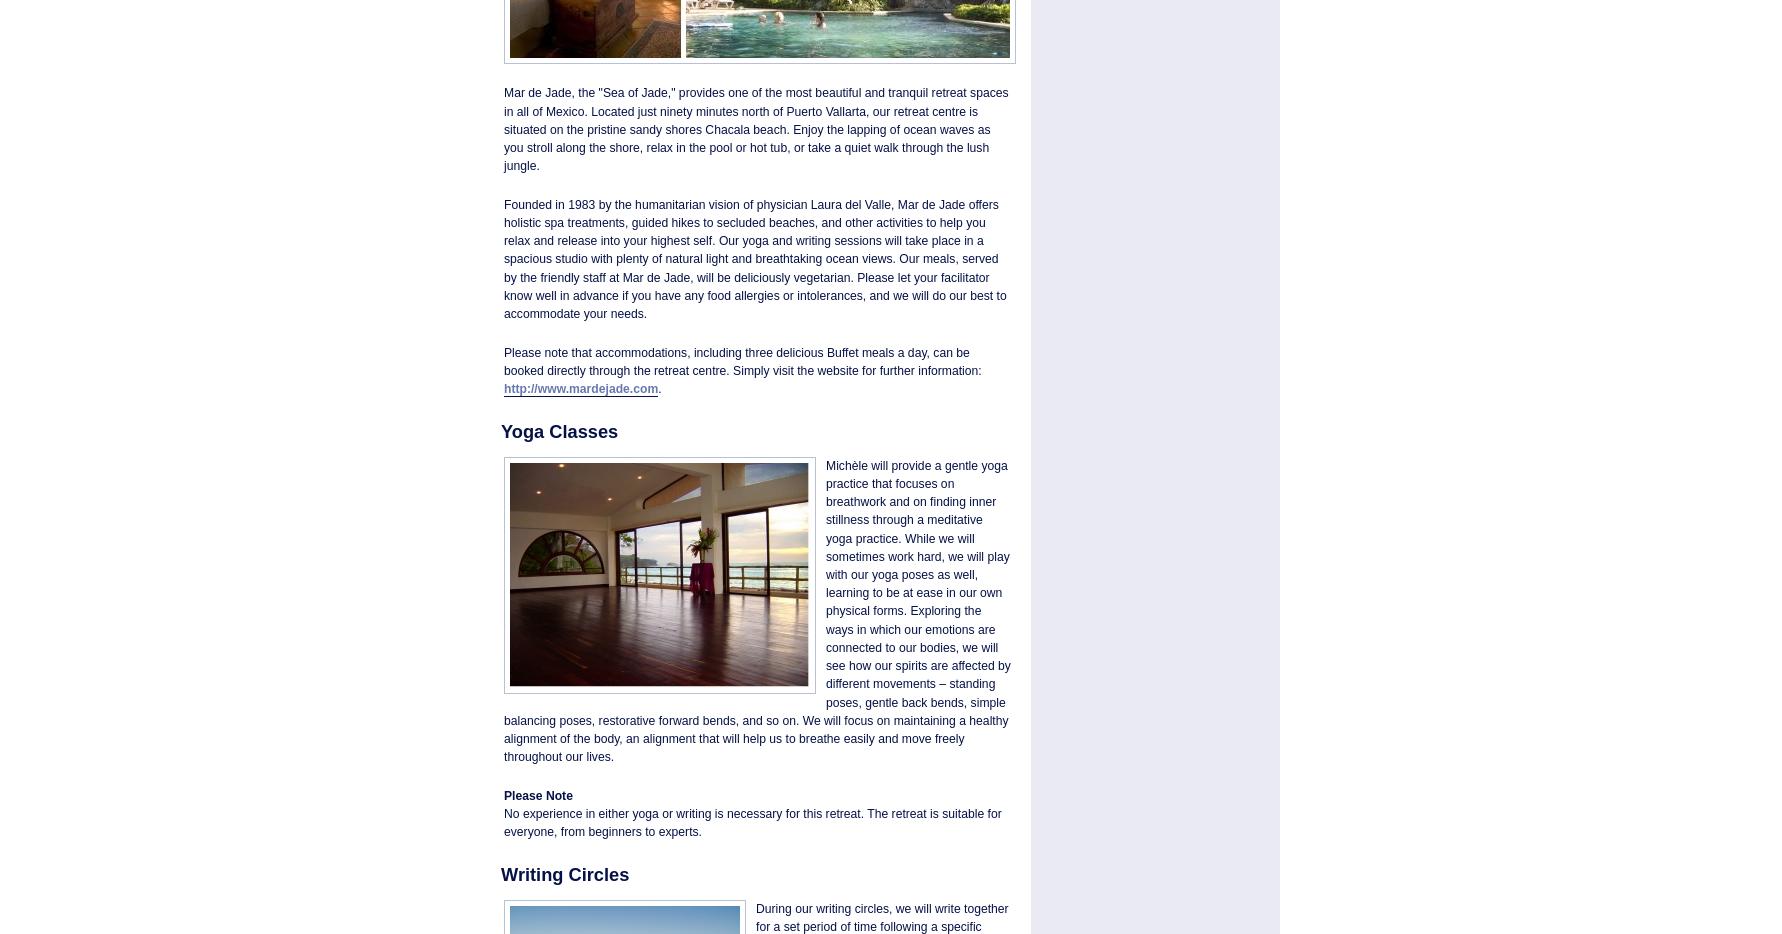  Describe the element at coordinates (755, 128) in the screenshot. I see `'Mar de Jade, the "Sea of Jade," provides one of the most beautiful and tranquil retreat spaces in all of Mexico. Located just ninety minutes north of Puerto Vallarta, our retreat centre is situated on the pristine sandy shores Chacala beach.  Enjoy the lapping of ocean waves as you stroll along the shore, relax in the pool or hot tub, or take a quiet walk through the lush jungle.'` at that location.